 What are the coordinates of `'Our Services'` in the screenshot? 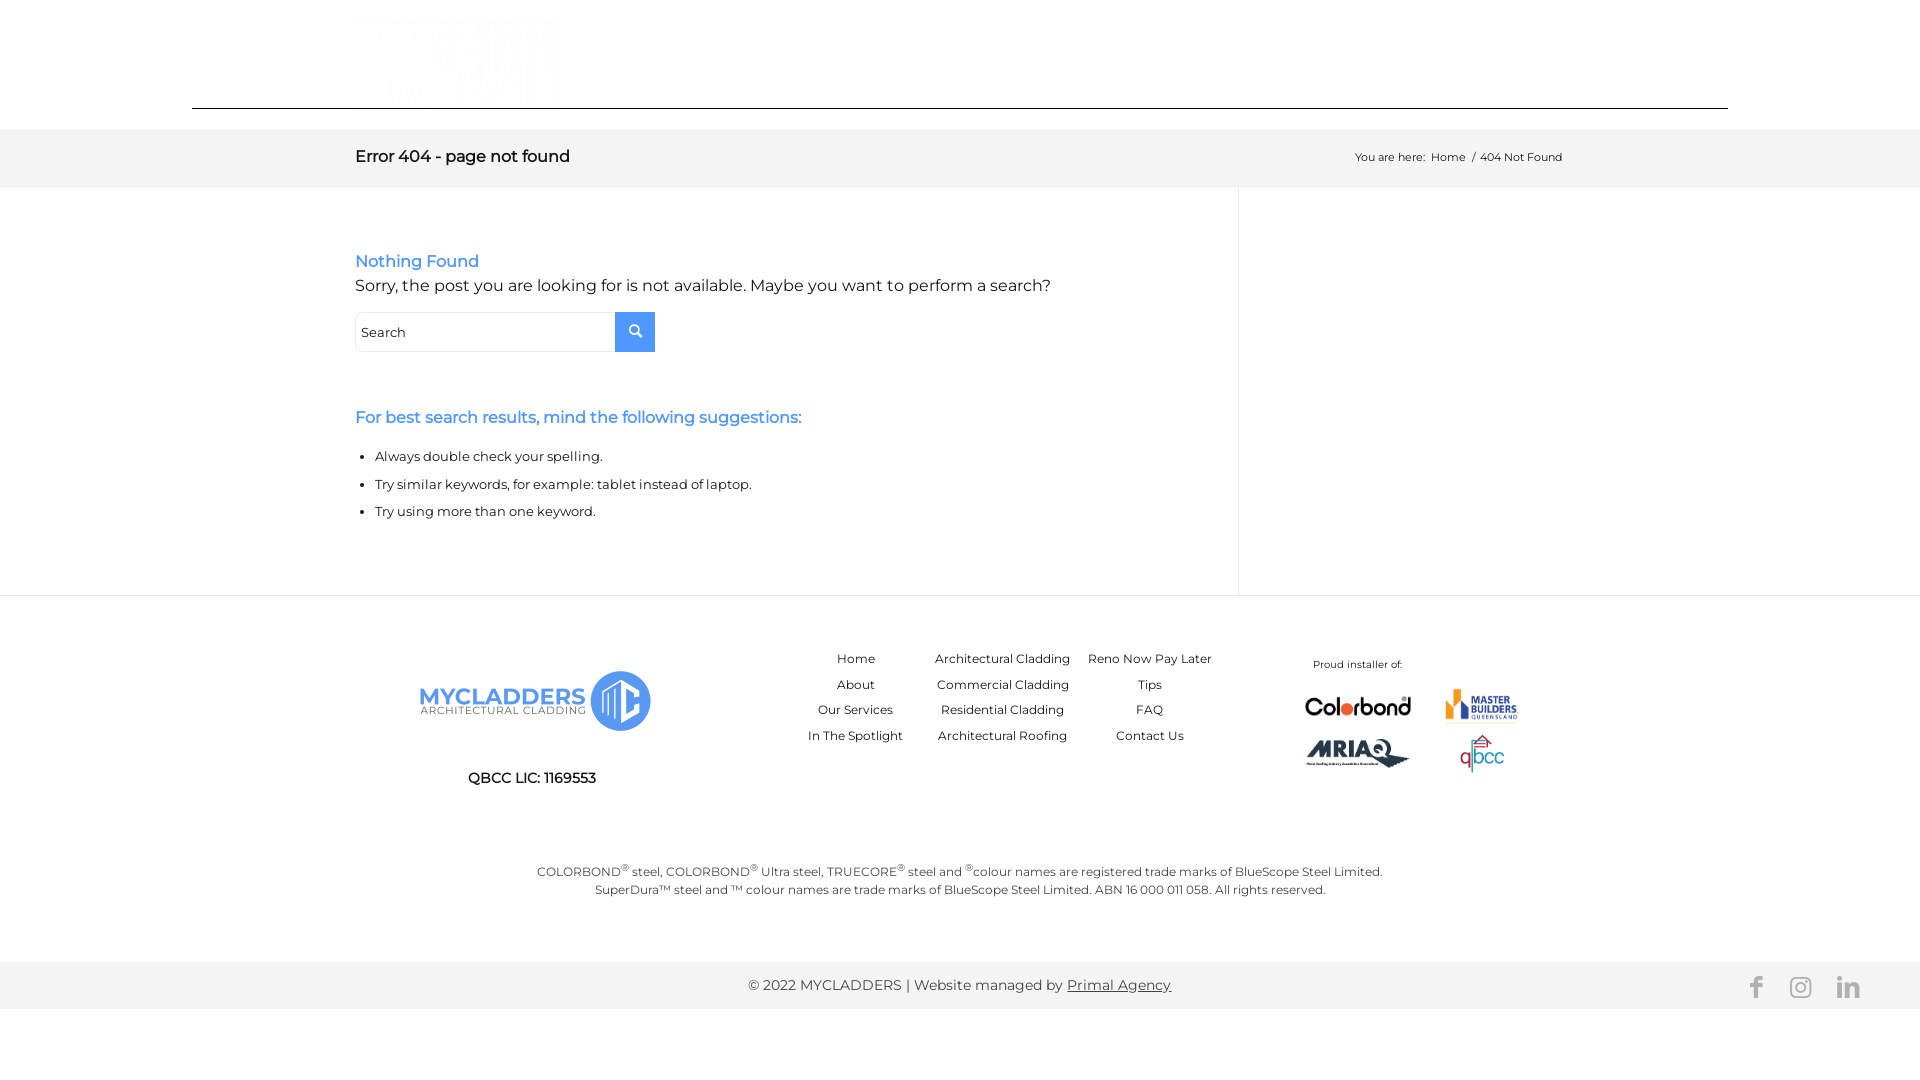 It's located at (855, 708).